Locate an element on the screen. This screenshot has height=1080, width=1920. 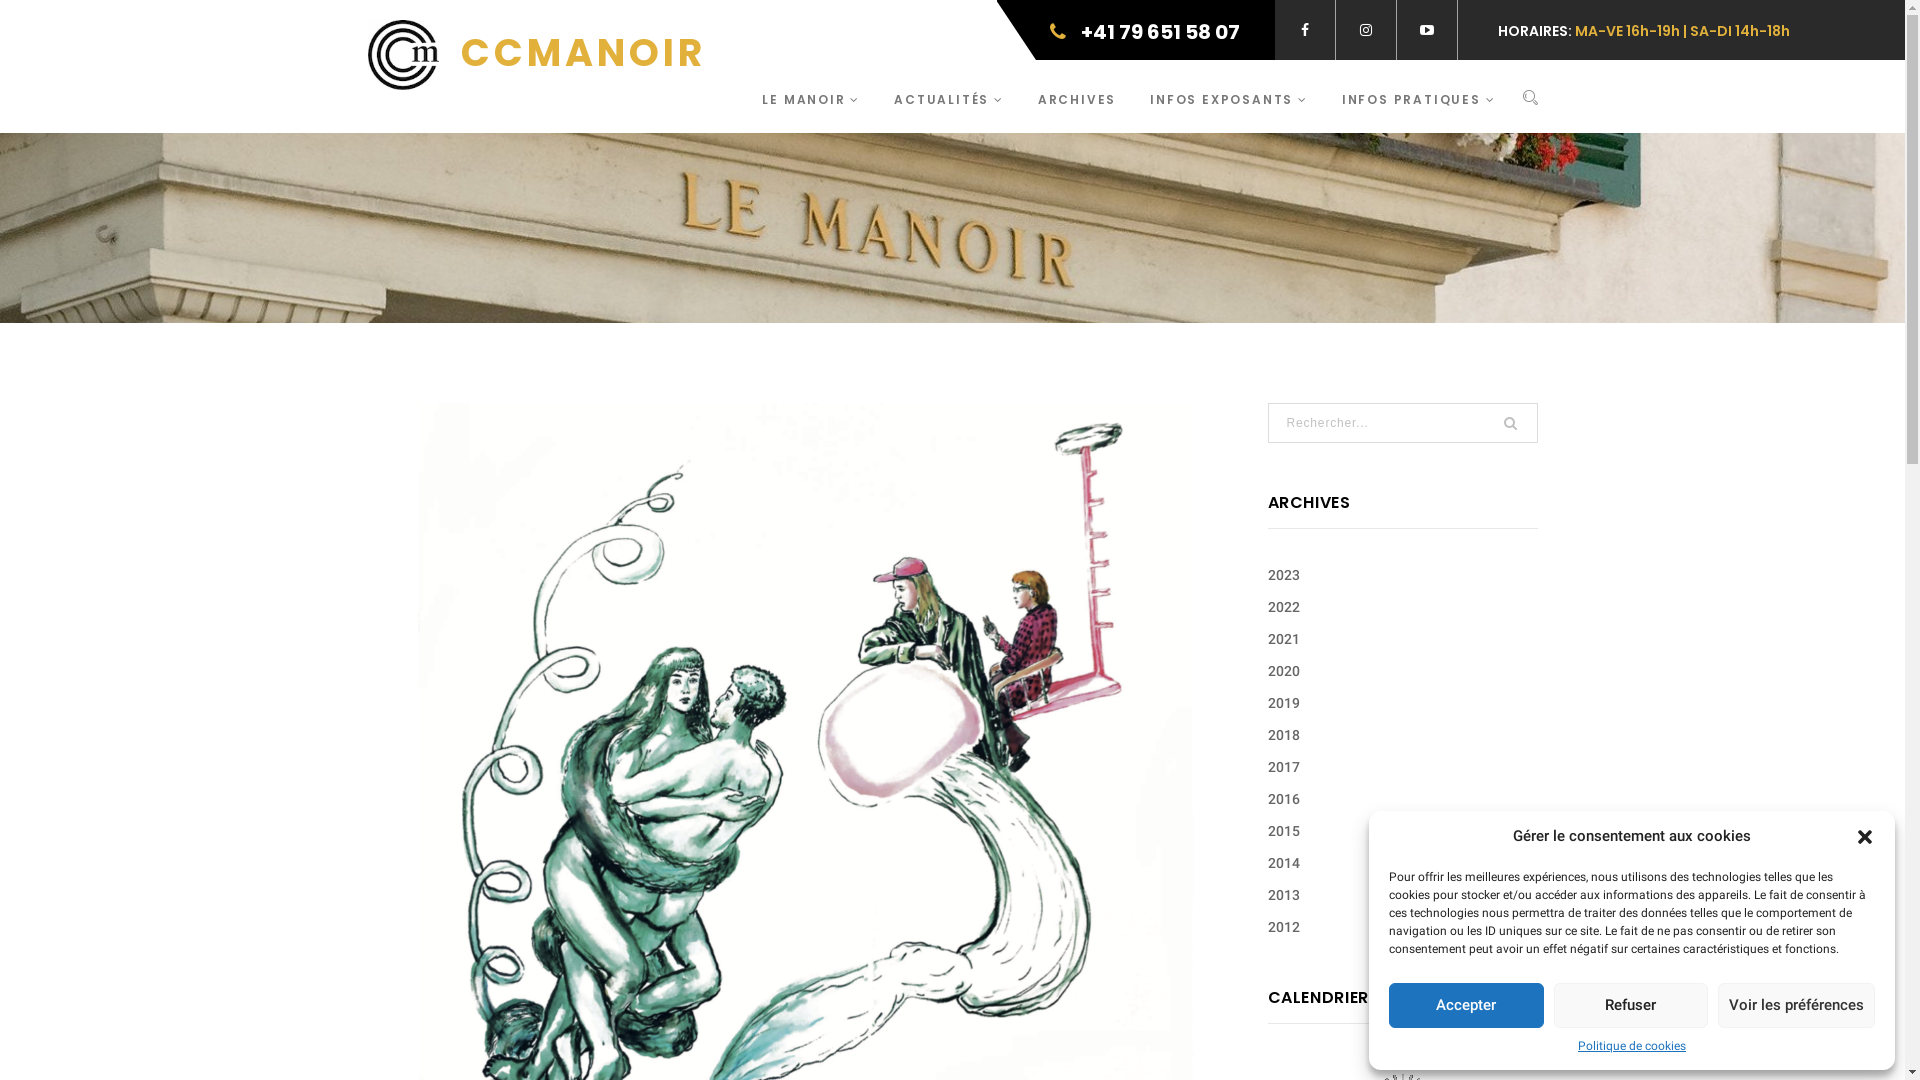
'2022' is located at coordinates (1266, 605).